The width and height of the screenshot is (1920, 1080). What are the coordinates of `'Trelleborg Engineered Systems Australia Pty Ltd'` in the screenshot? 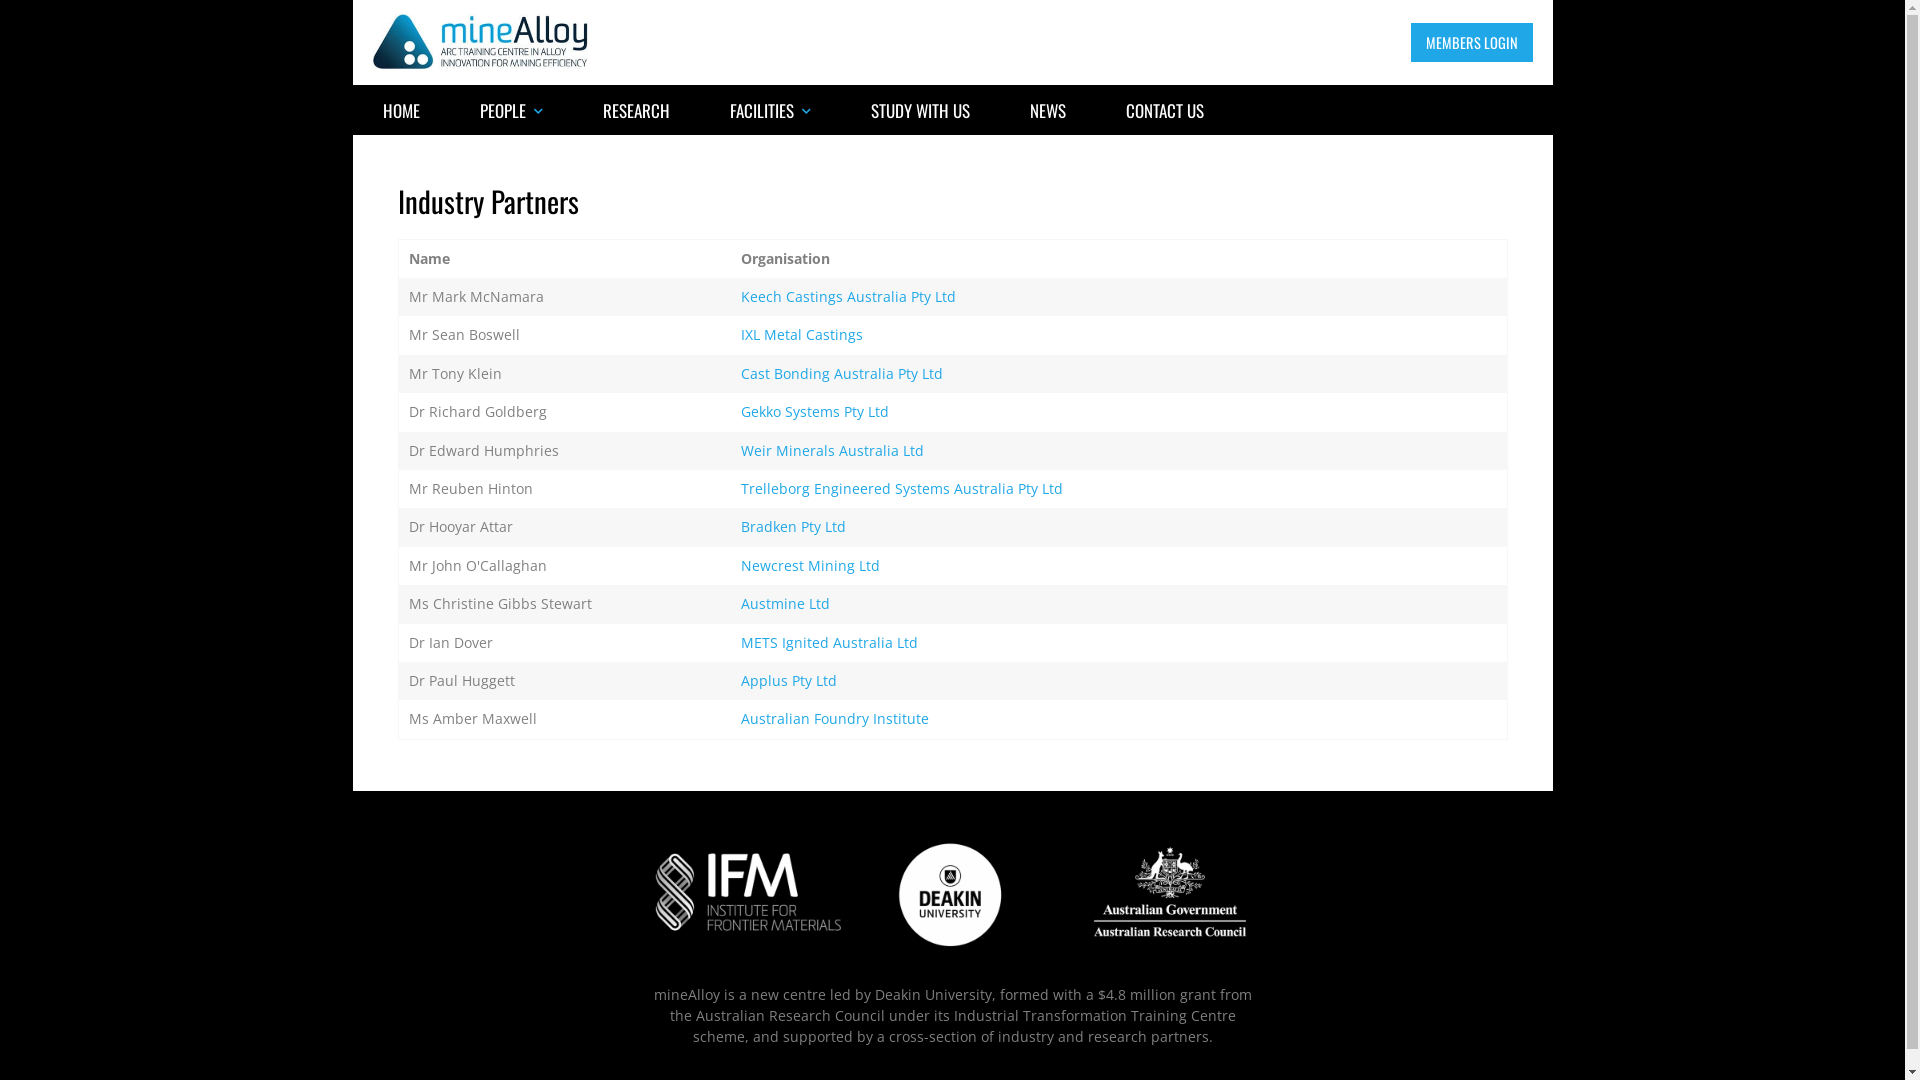 It's located at (901, 488).